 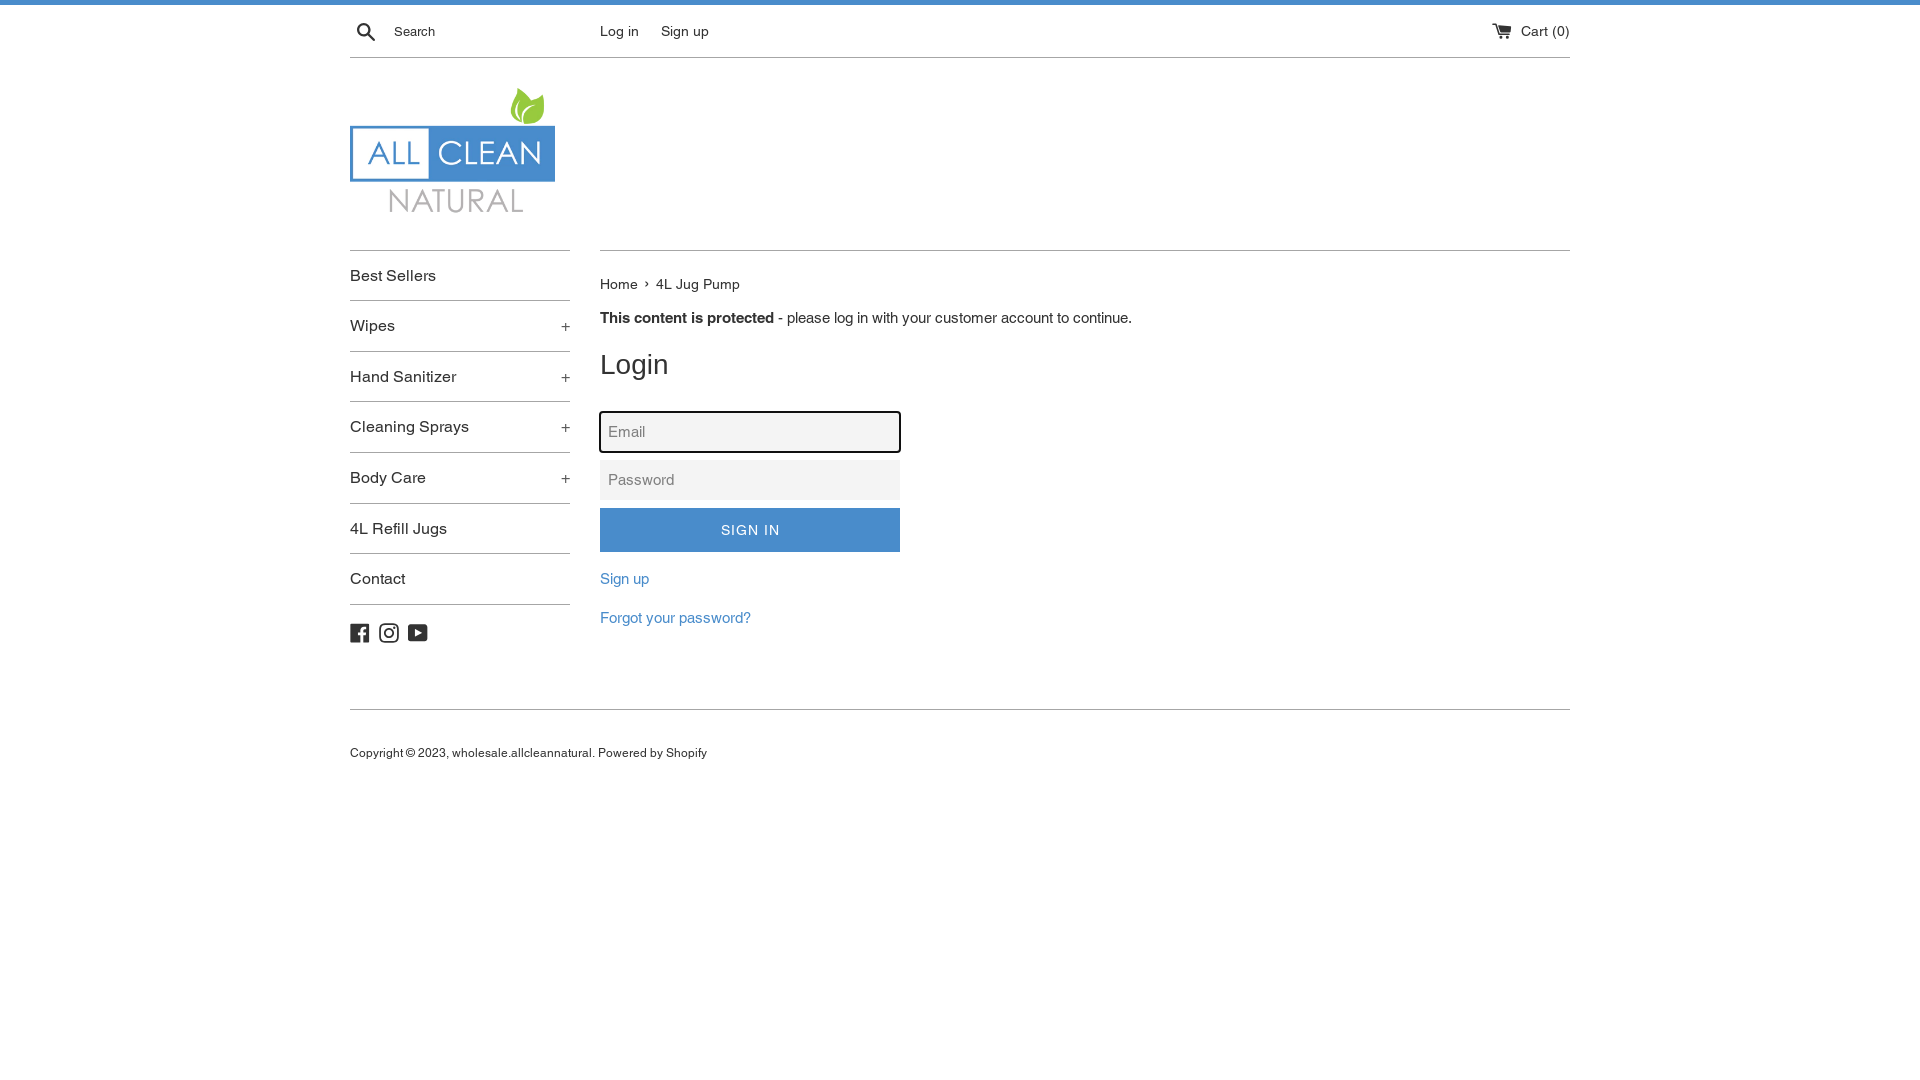 What do you see at coordinates (661, 30) in the screenshot?
I see `'Sign up'` at bounding box center [661, 30].